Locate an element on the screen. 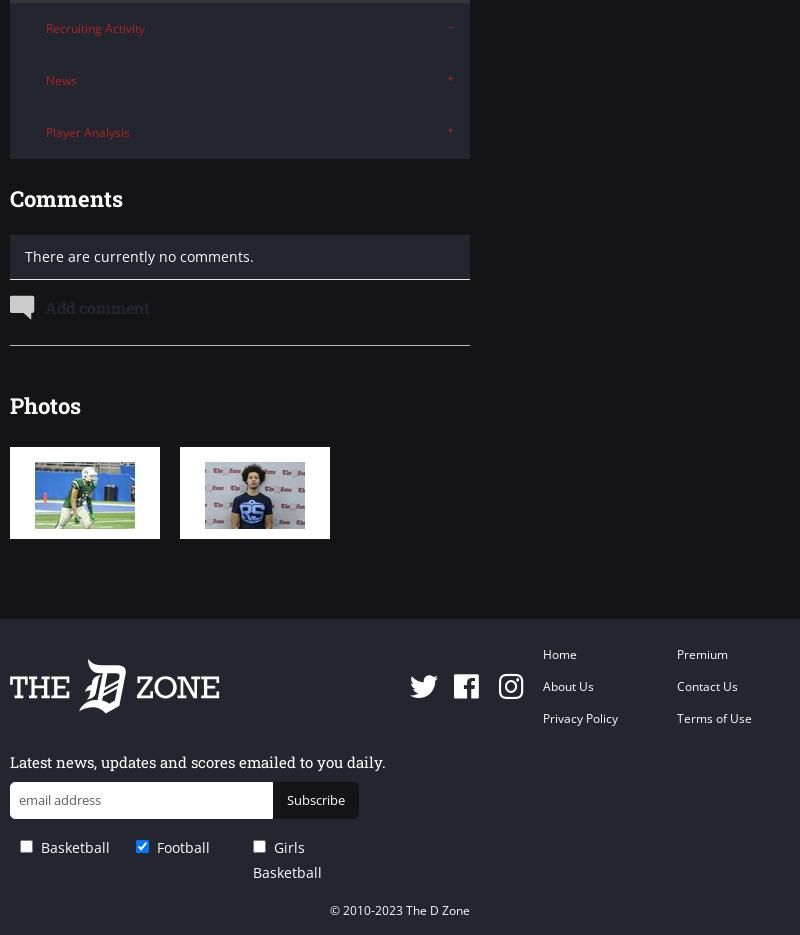 The height and width of the screenshot is (935, 800). 'Terms of Use' is located at coordinates (712, 716).